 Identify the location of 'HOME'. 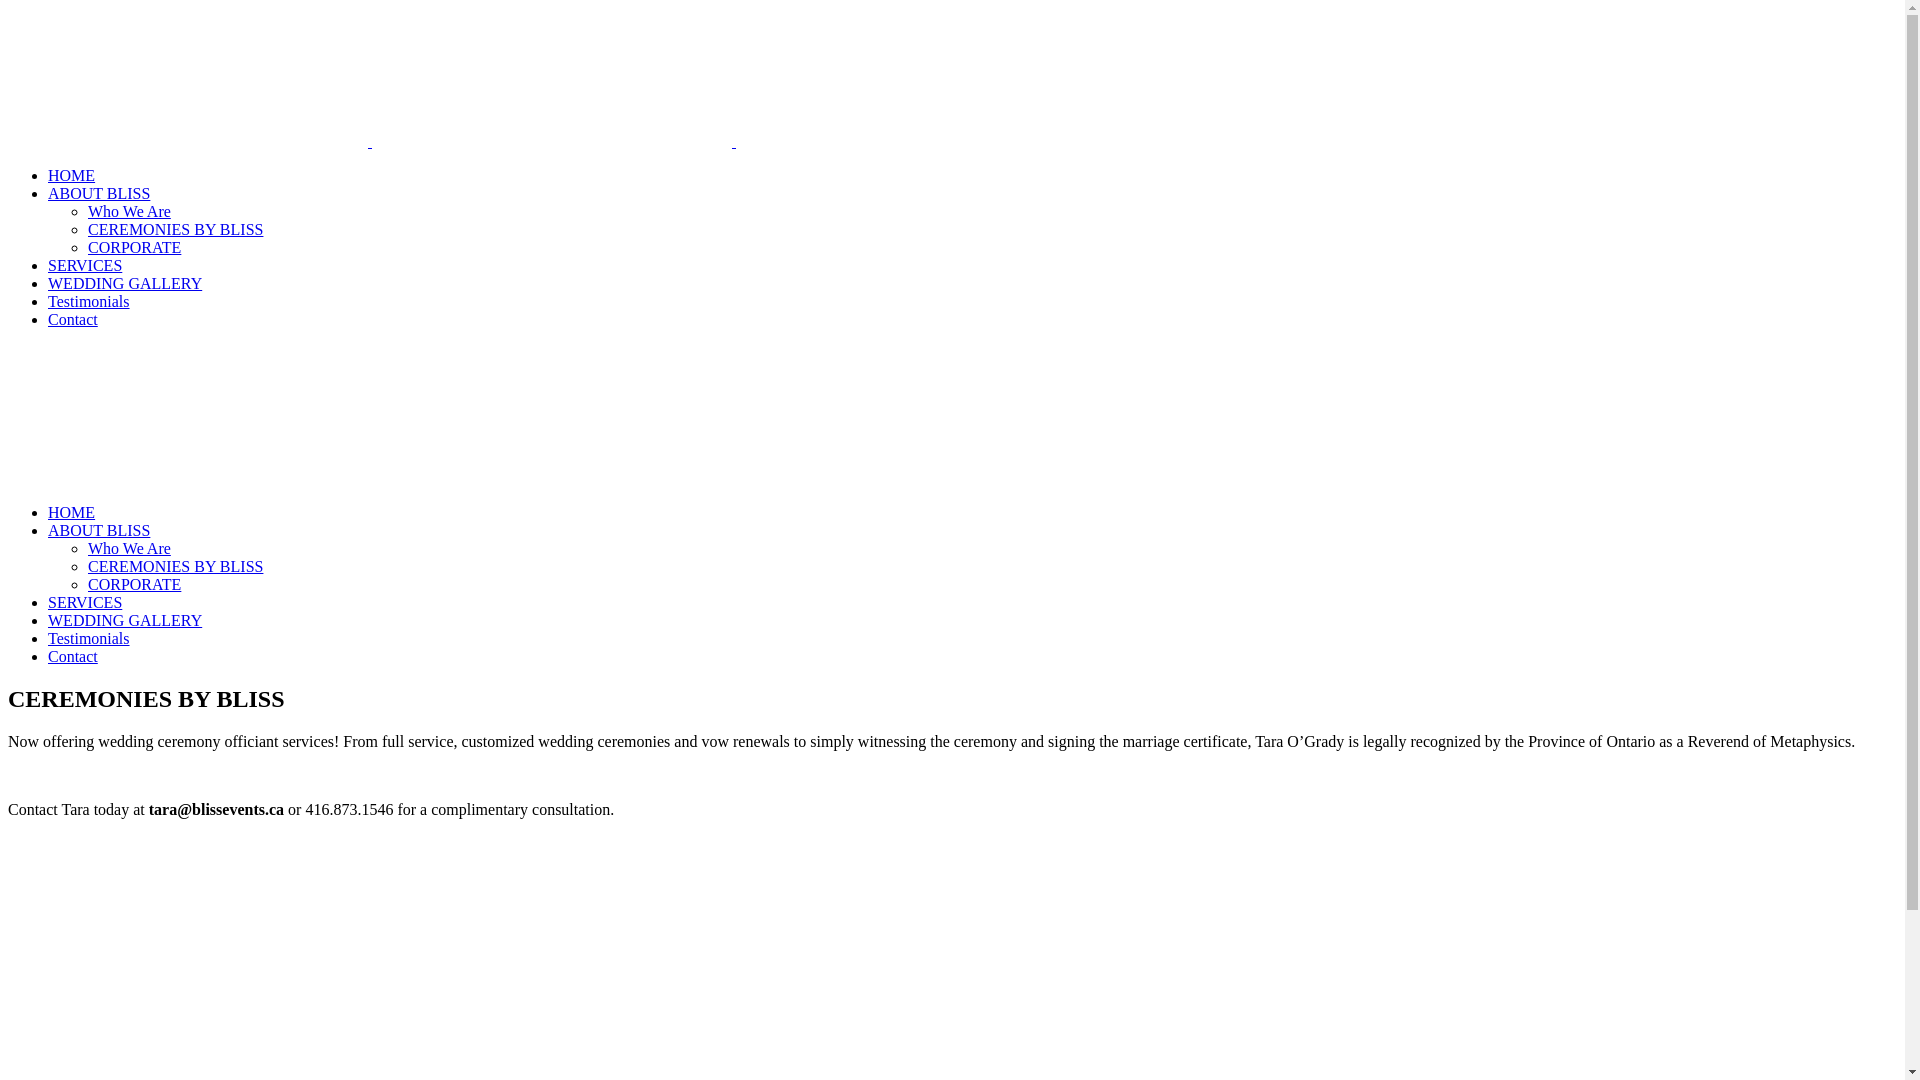
(71, 511).